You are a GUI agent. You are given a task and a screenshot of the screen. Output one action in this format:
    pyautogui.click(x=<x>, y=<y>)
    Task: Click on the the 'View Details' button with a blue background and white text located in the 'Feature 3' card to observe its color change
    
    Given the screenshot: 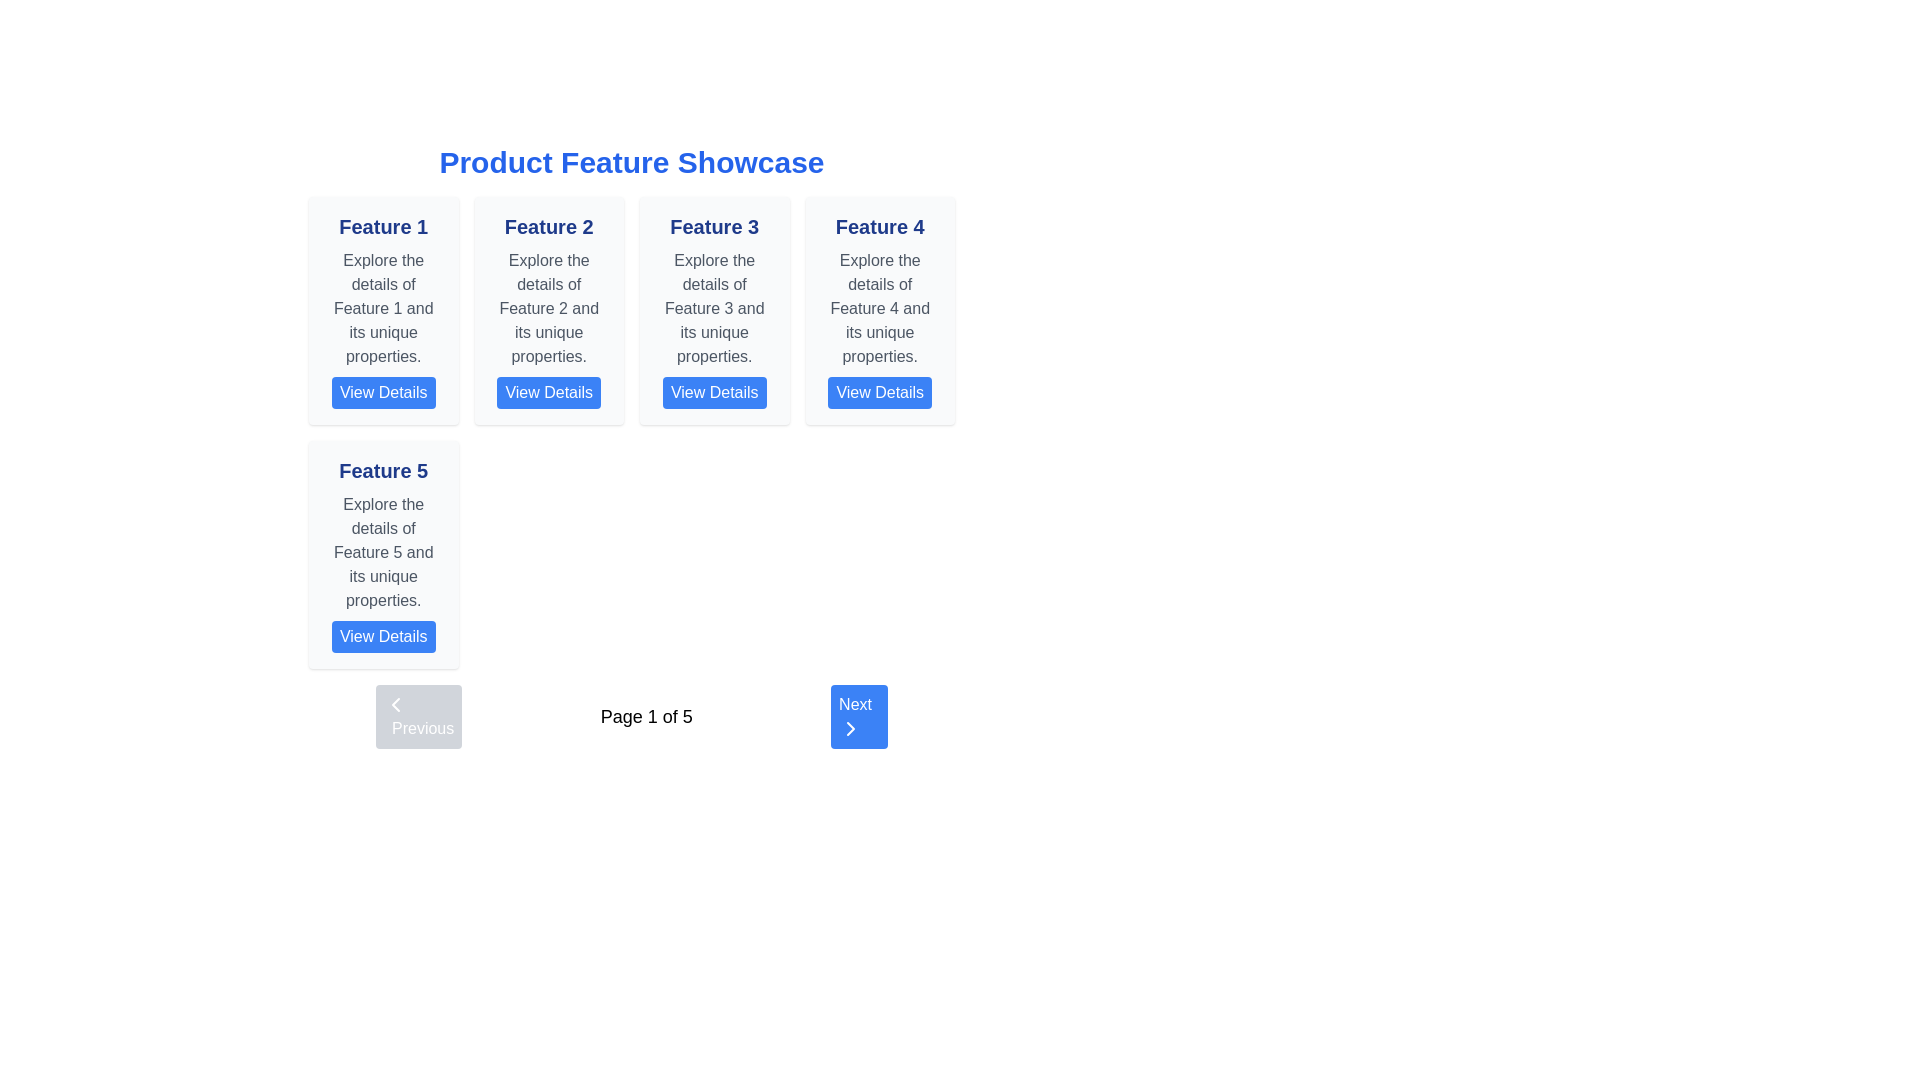 What is the action you would take?
    pyautogui.click(x=714, y=393)
    